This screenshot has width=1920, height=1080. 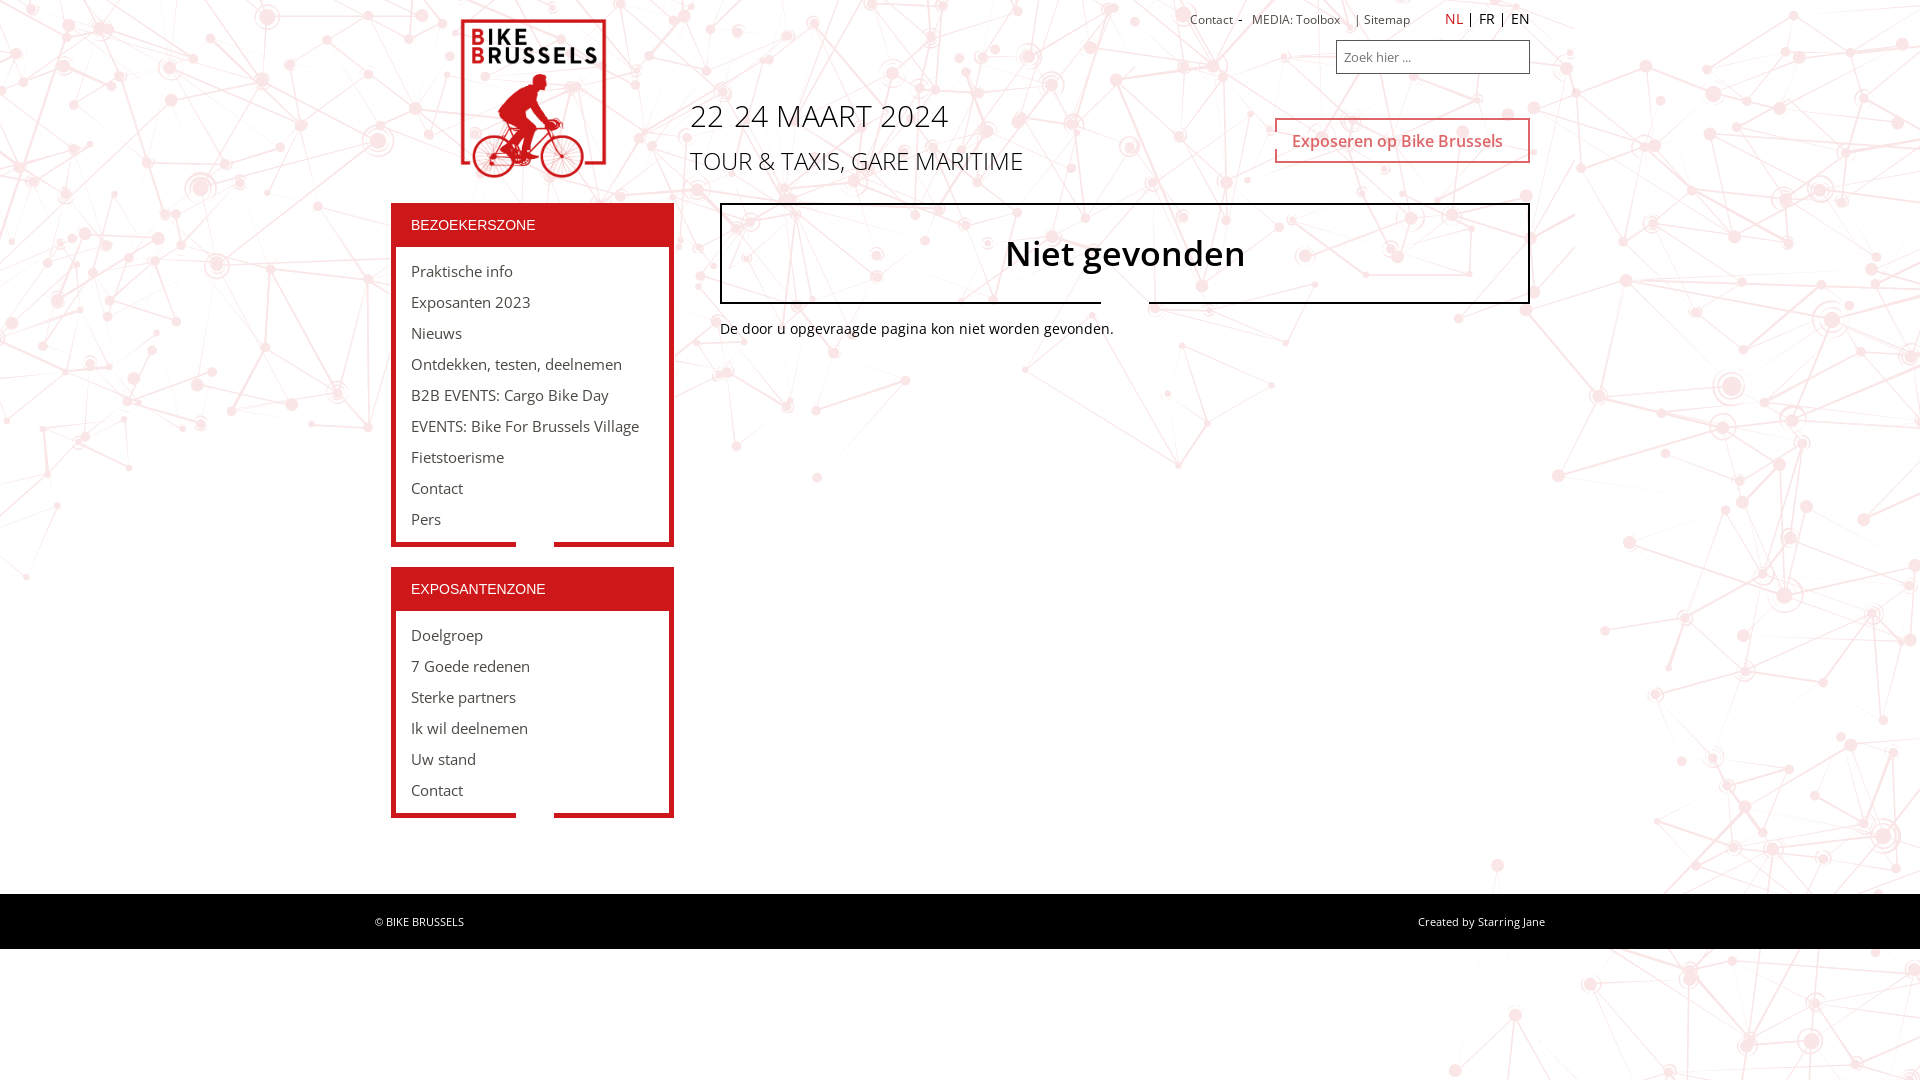 What do you see at coordinates (532, 425) in the screenshot?
I see `'EVENTS: Bike For Brussels Village'` at bounding box center [532, 425].